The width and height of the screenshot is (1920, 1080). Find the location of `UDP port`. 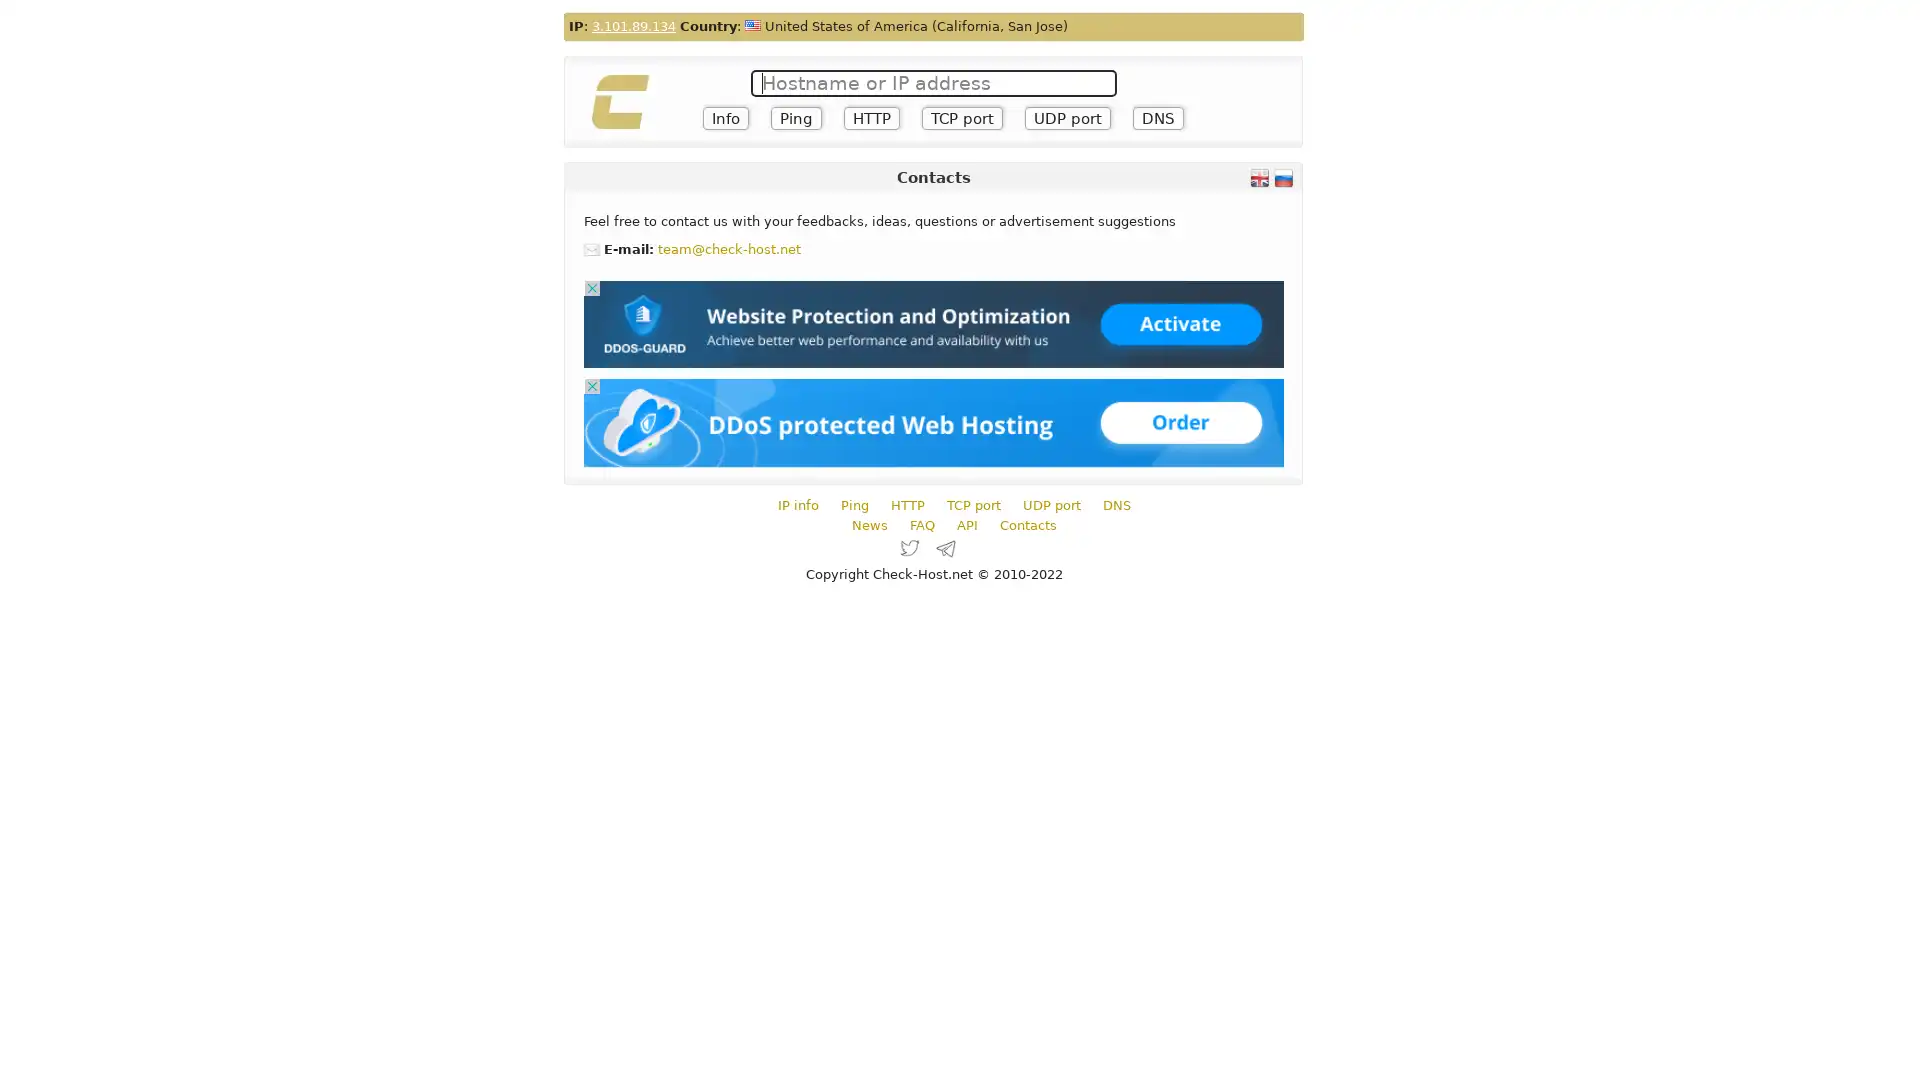

UDP port is located at coordinates (1065, 118).